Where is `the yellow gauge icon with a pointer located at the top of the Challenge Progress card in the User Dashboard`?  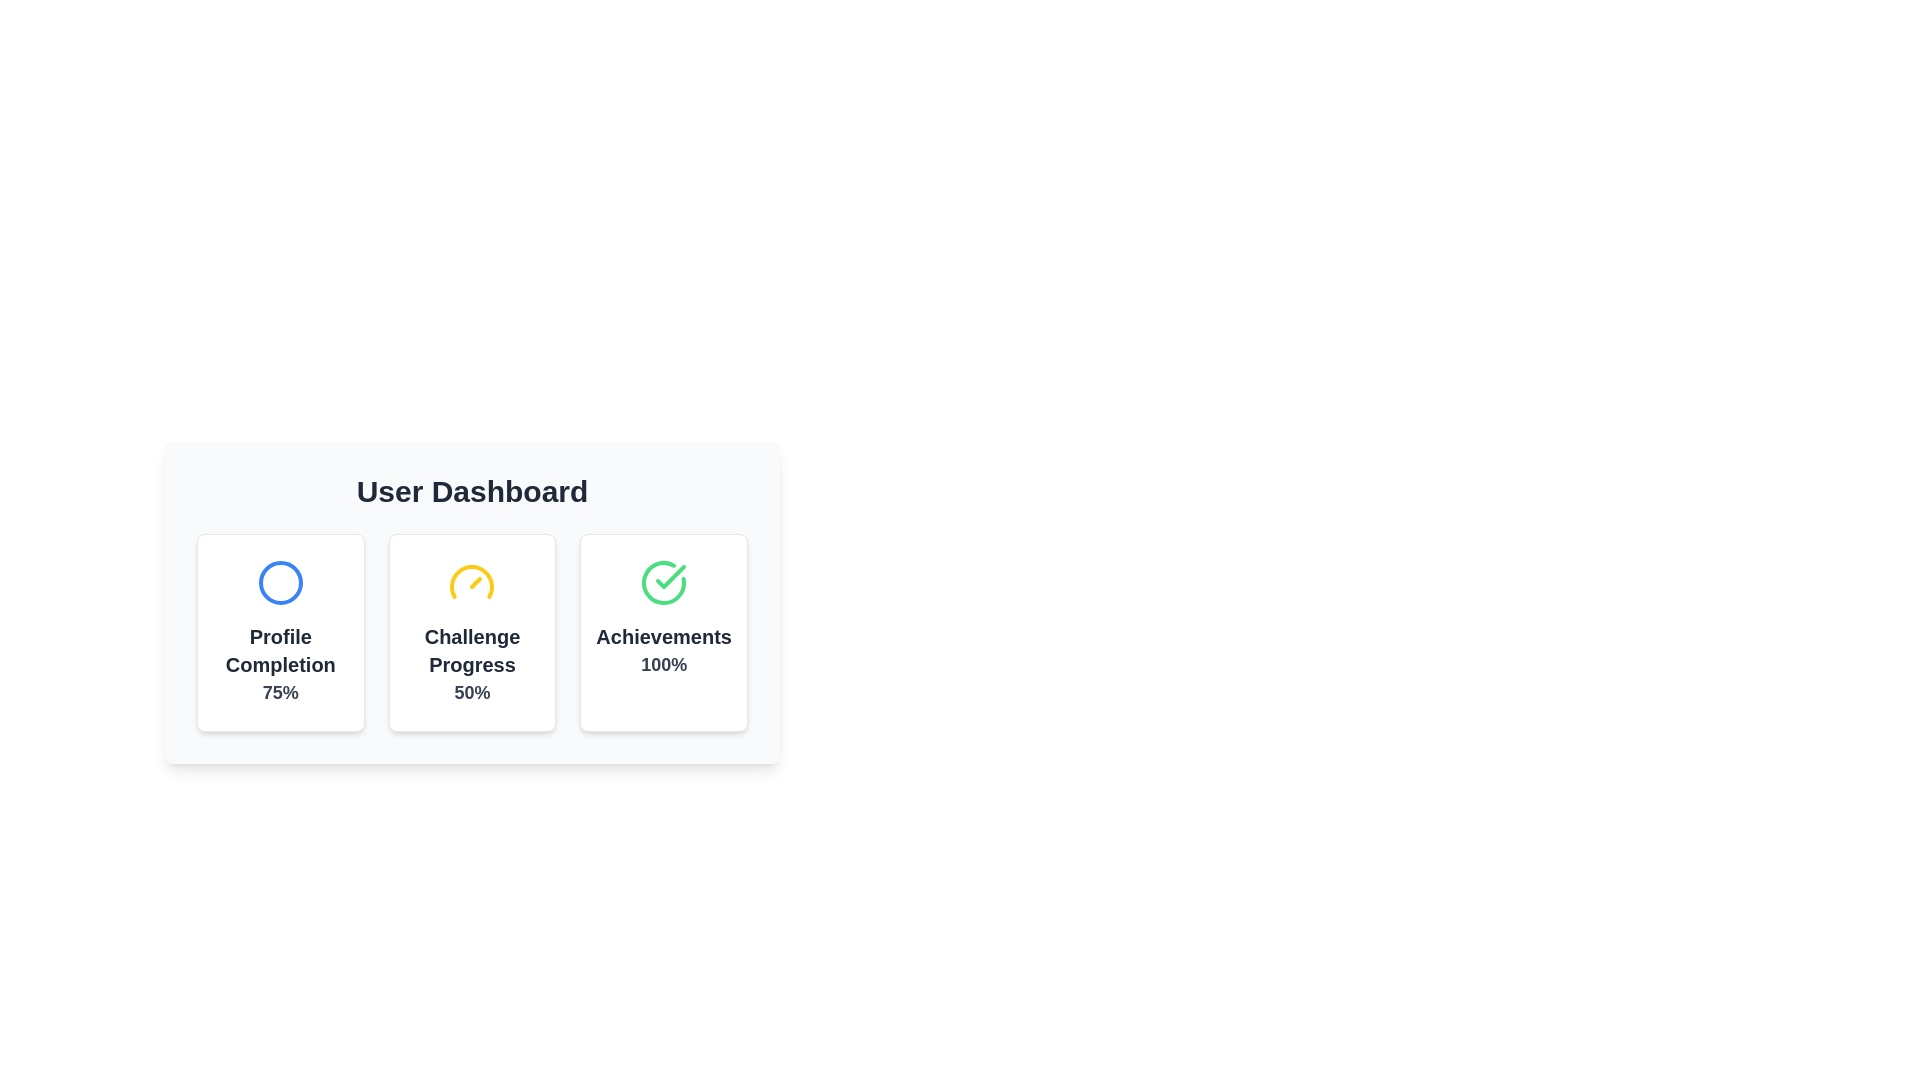
the yellow gauge icon with a pointer located at the top of the Challenge Progress card in the User Dashboard is located at coordinates (471, 582).